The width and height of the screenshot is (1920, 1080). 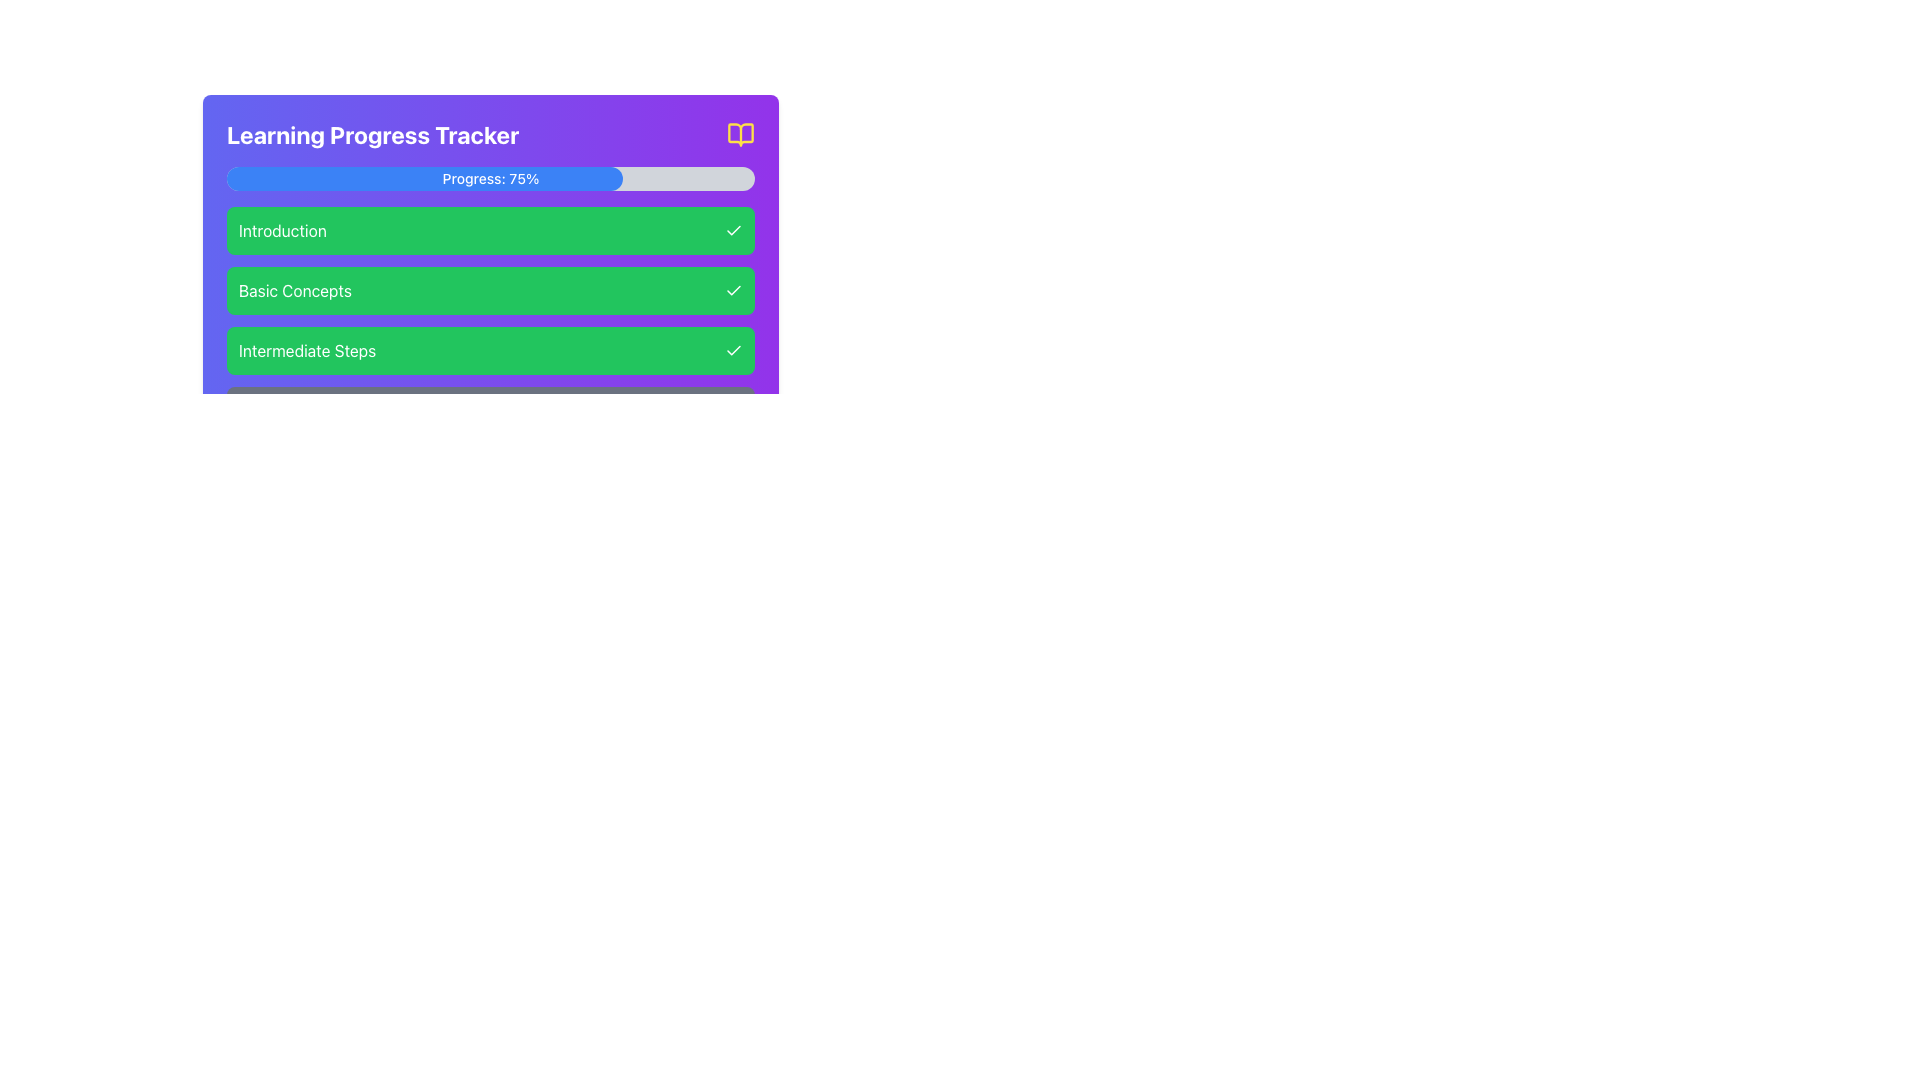 What do you see at coordinates (733, 290) in the screenshot?
I see `the small checkmark icon within a green circular background, located at the right-hand side of the rectangular green box labeled 'Basic Concepts'` at bounding box center [733, 290].